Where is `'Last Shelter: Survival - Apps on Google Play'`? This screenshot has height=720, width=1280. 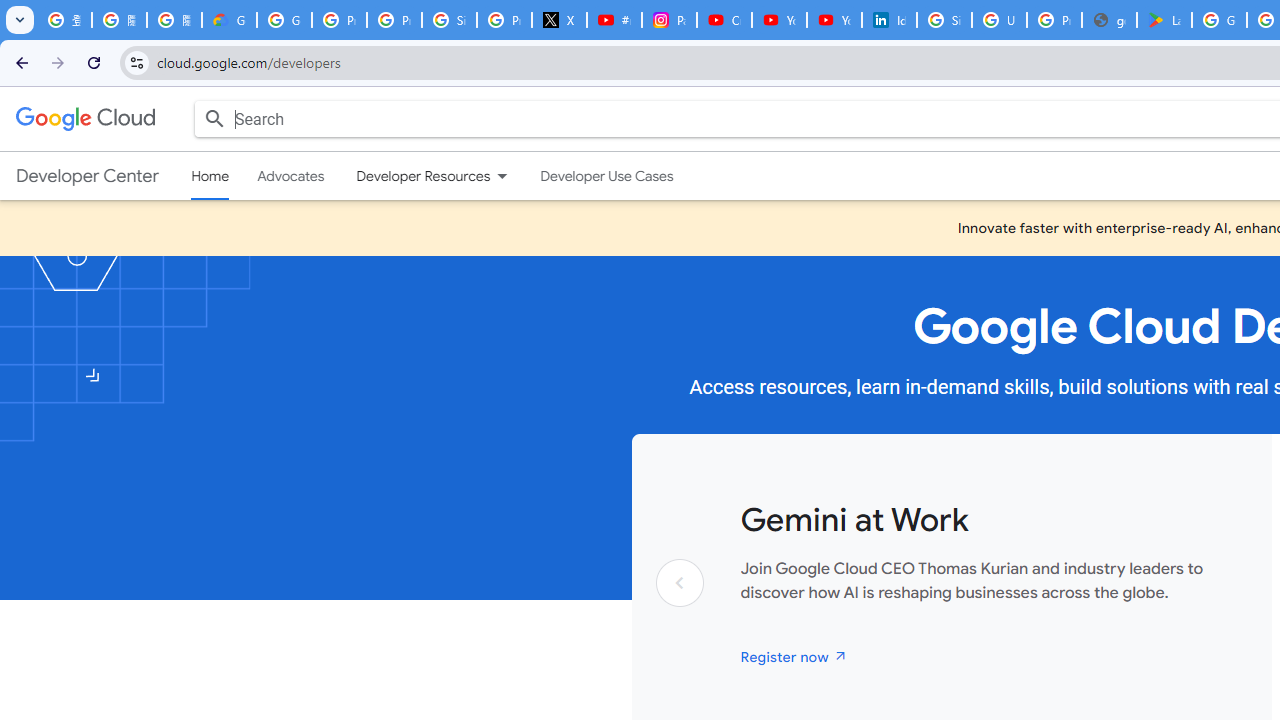 'Last Shelter: Survival - Apps on Google Play' is located at coordinates (1164, 20).